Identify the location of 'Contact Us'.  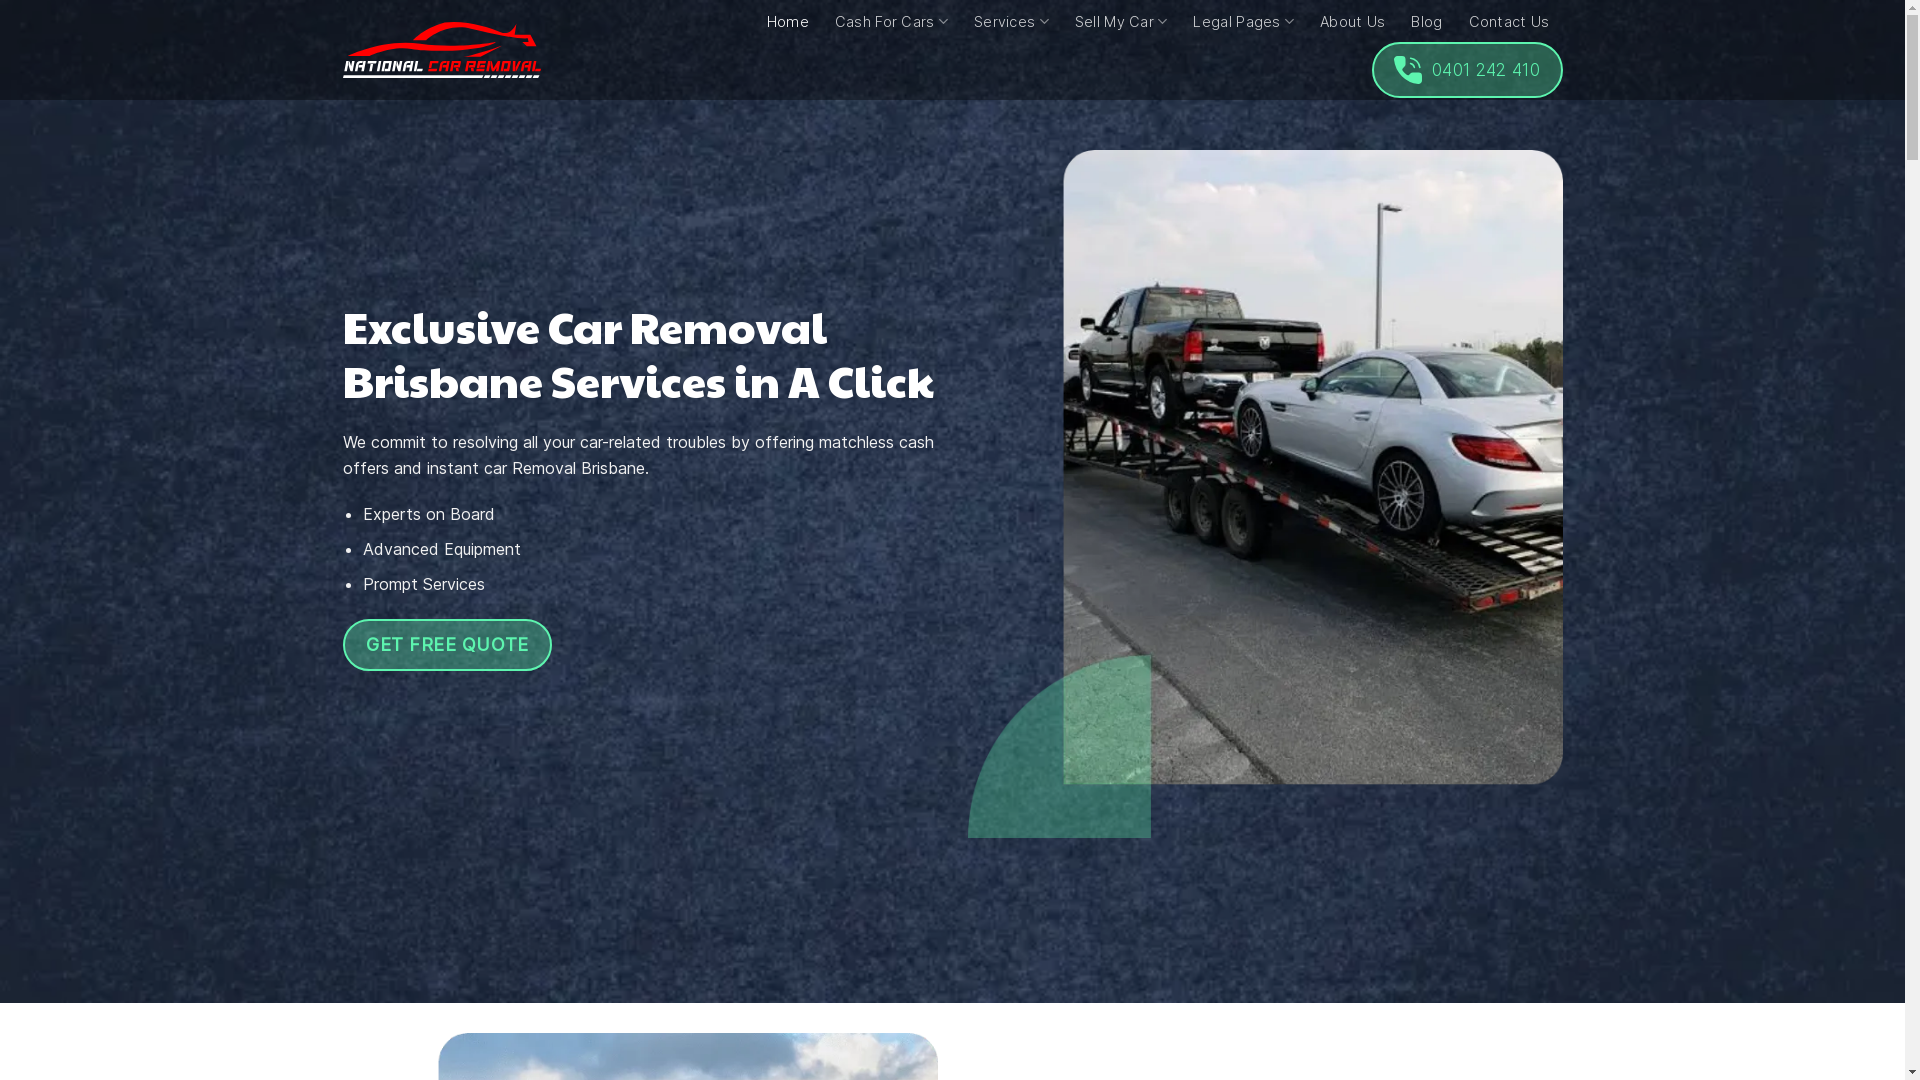
(1509, 22).